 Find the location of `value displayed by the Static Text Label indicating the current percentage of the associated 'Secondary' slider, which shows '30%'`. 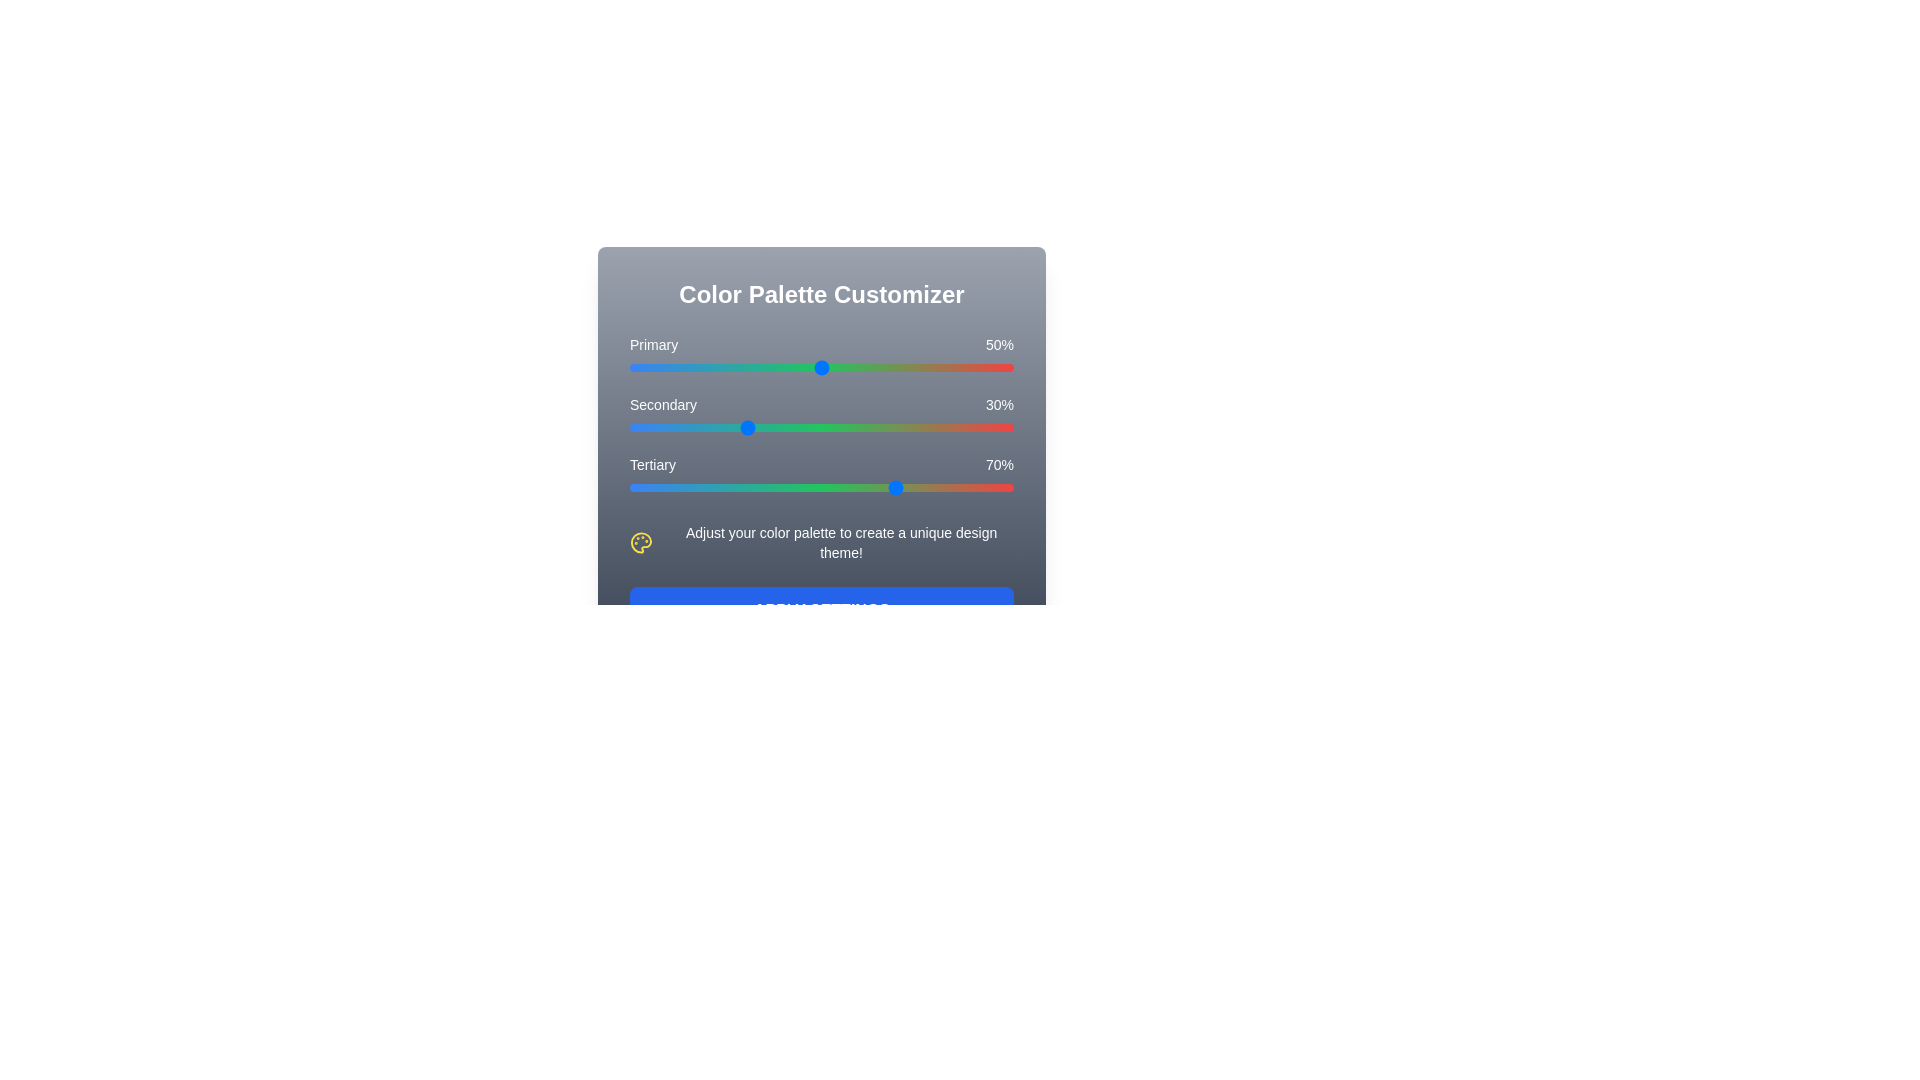

value displayed by the Static Text Label indicating the current percentage of the associated 'Secondary' slider, which shows '30%' is located at coordinates (999, 405).